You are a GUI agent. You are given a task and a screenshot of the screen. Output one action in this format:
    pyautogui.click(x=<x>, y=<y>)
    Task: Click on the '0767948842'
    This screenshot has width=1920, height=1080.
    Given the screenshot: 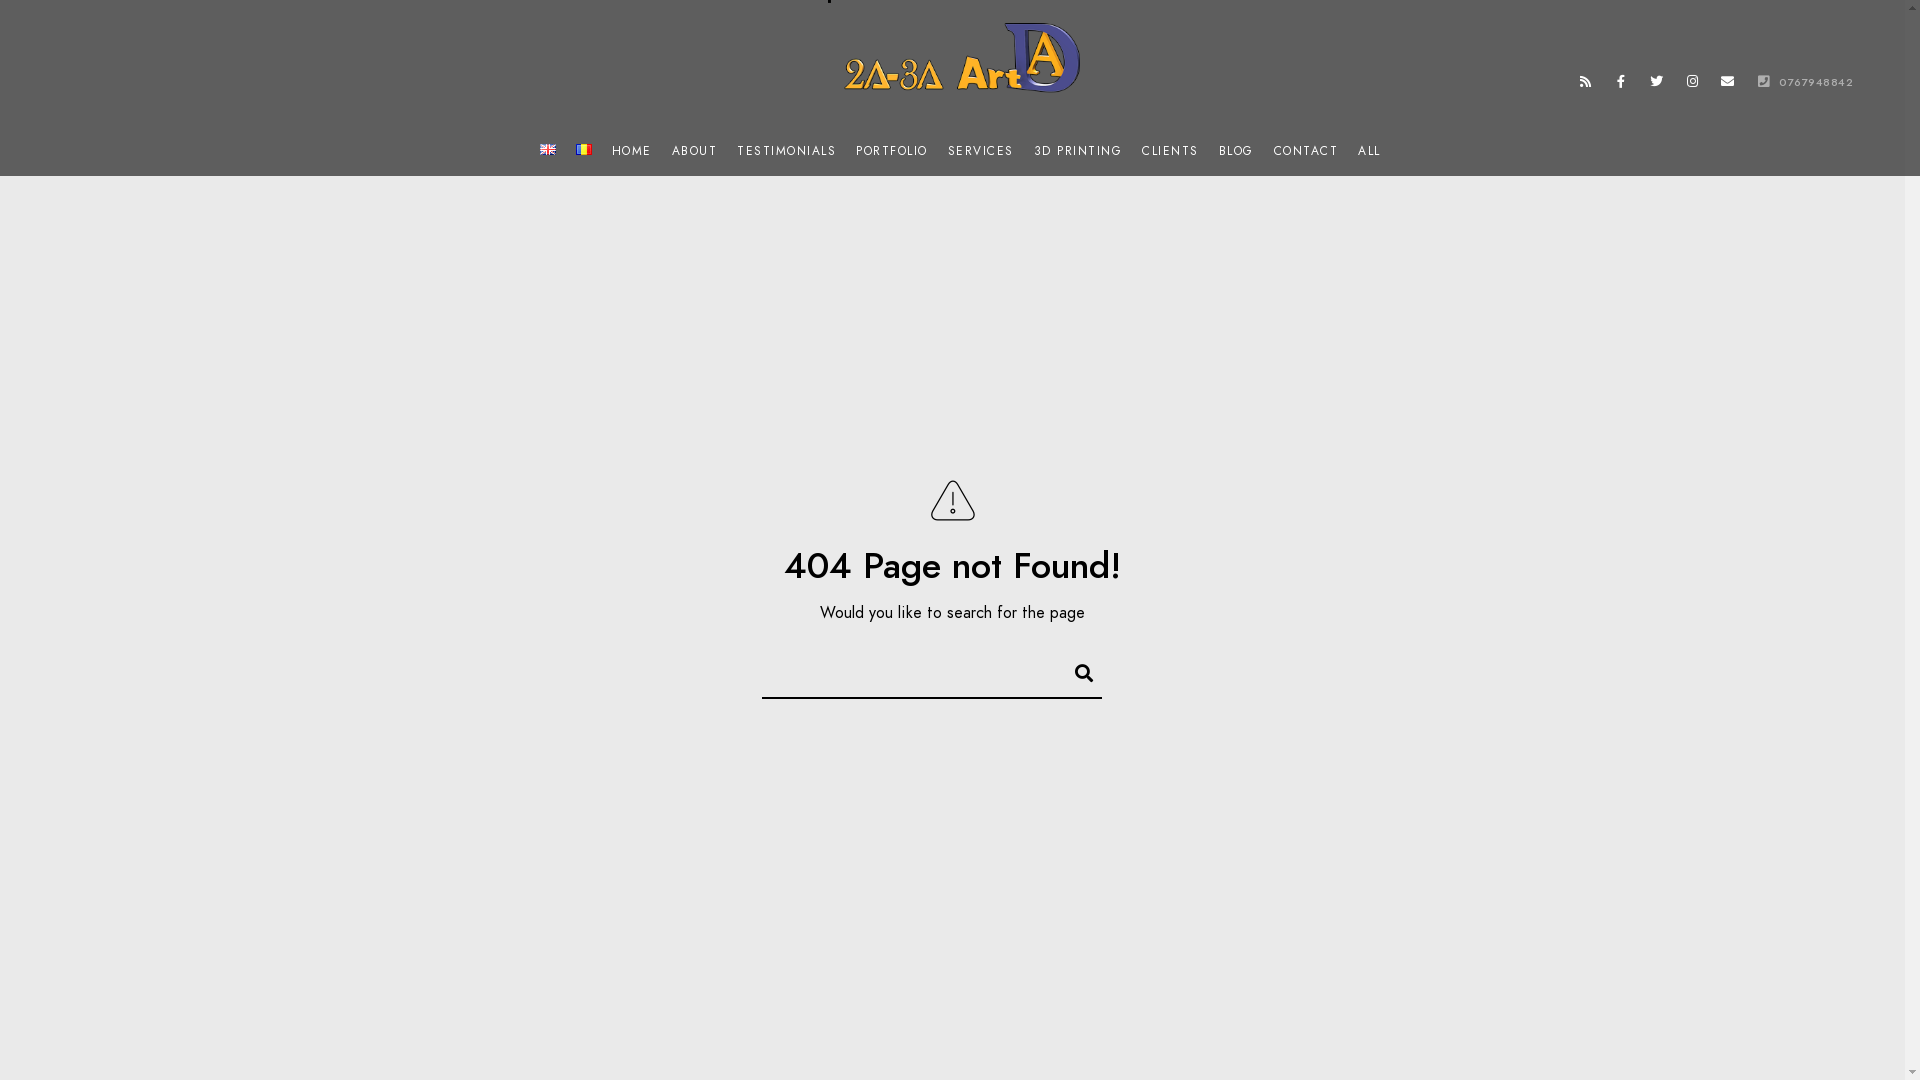 What is the action you would take?
    pyautogui.click(x=1800, y=81)
    